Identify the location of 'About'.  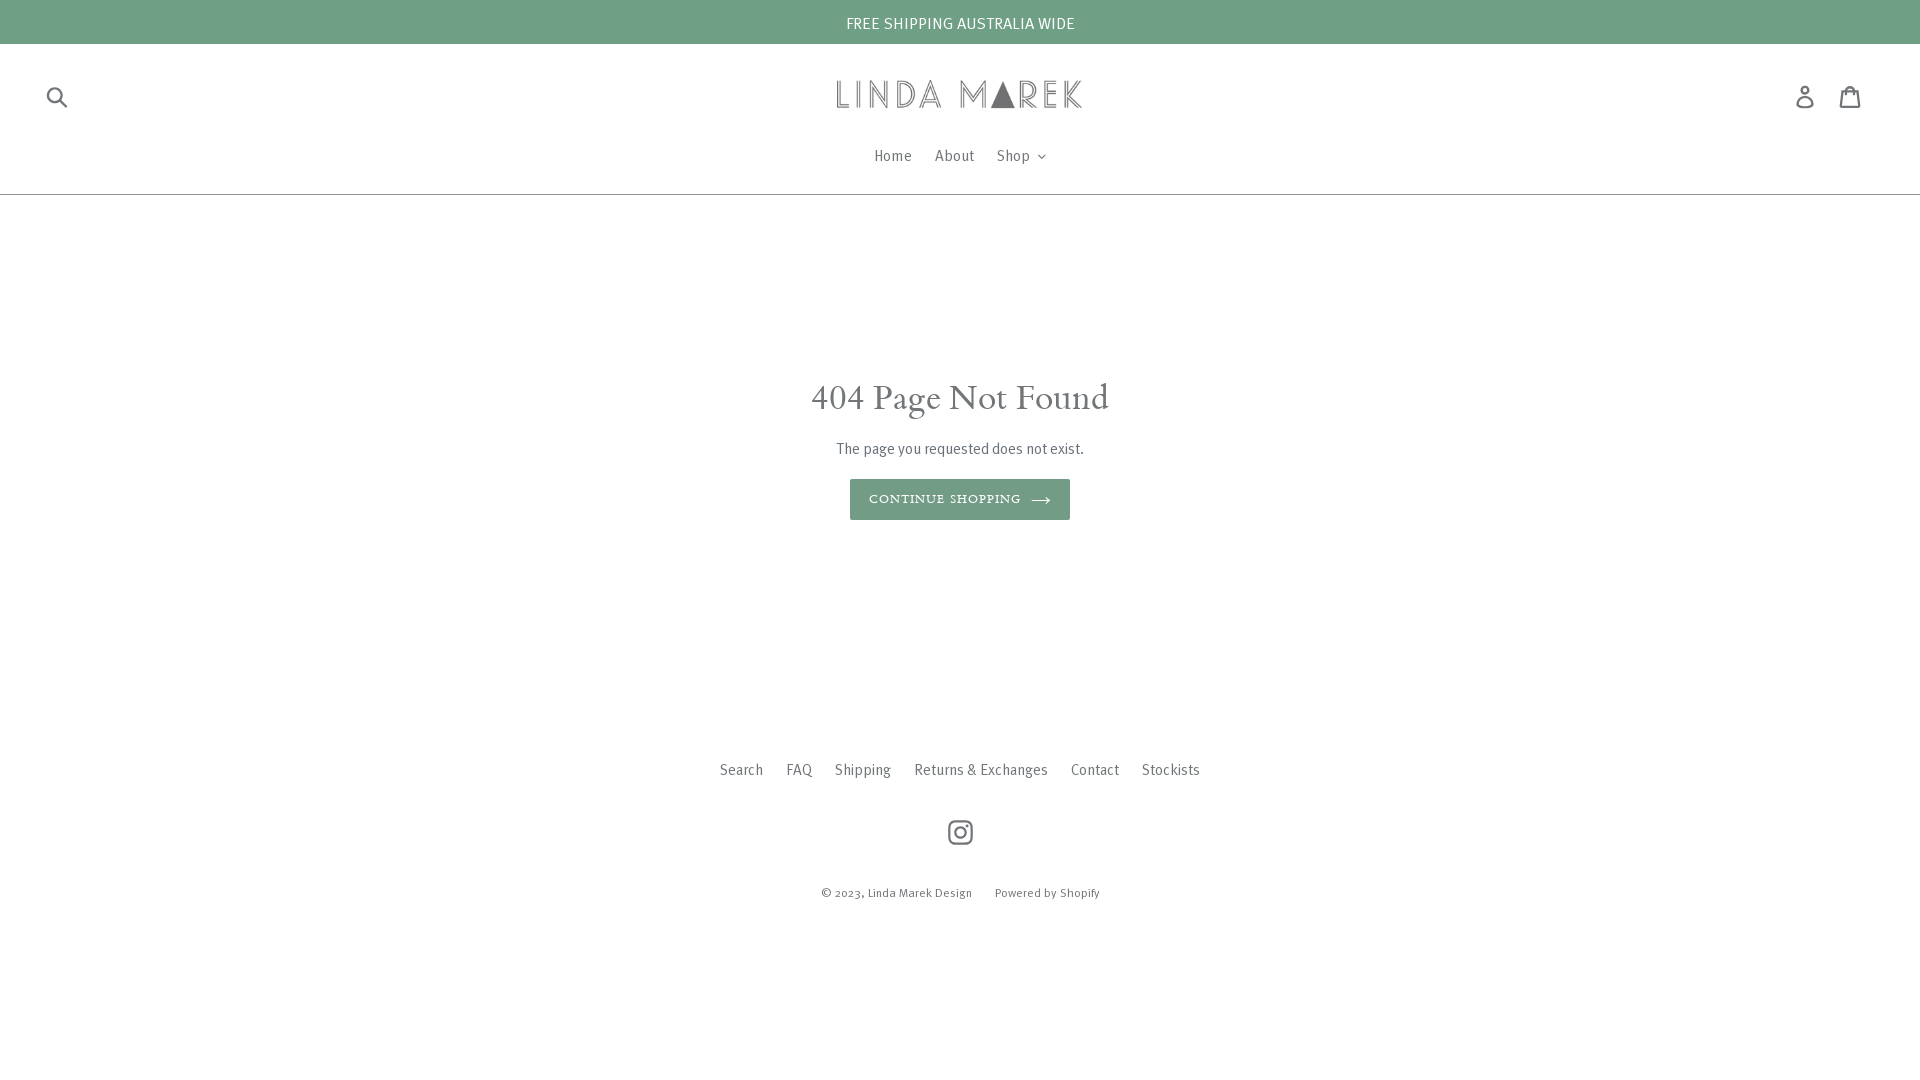
(953, 156).